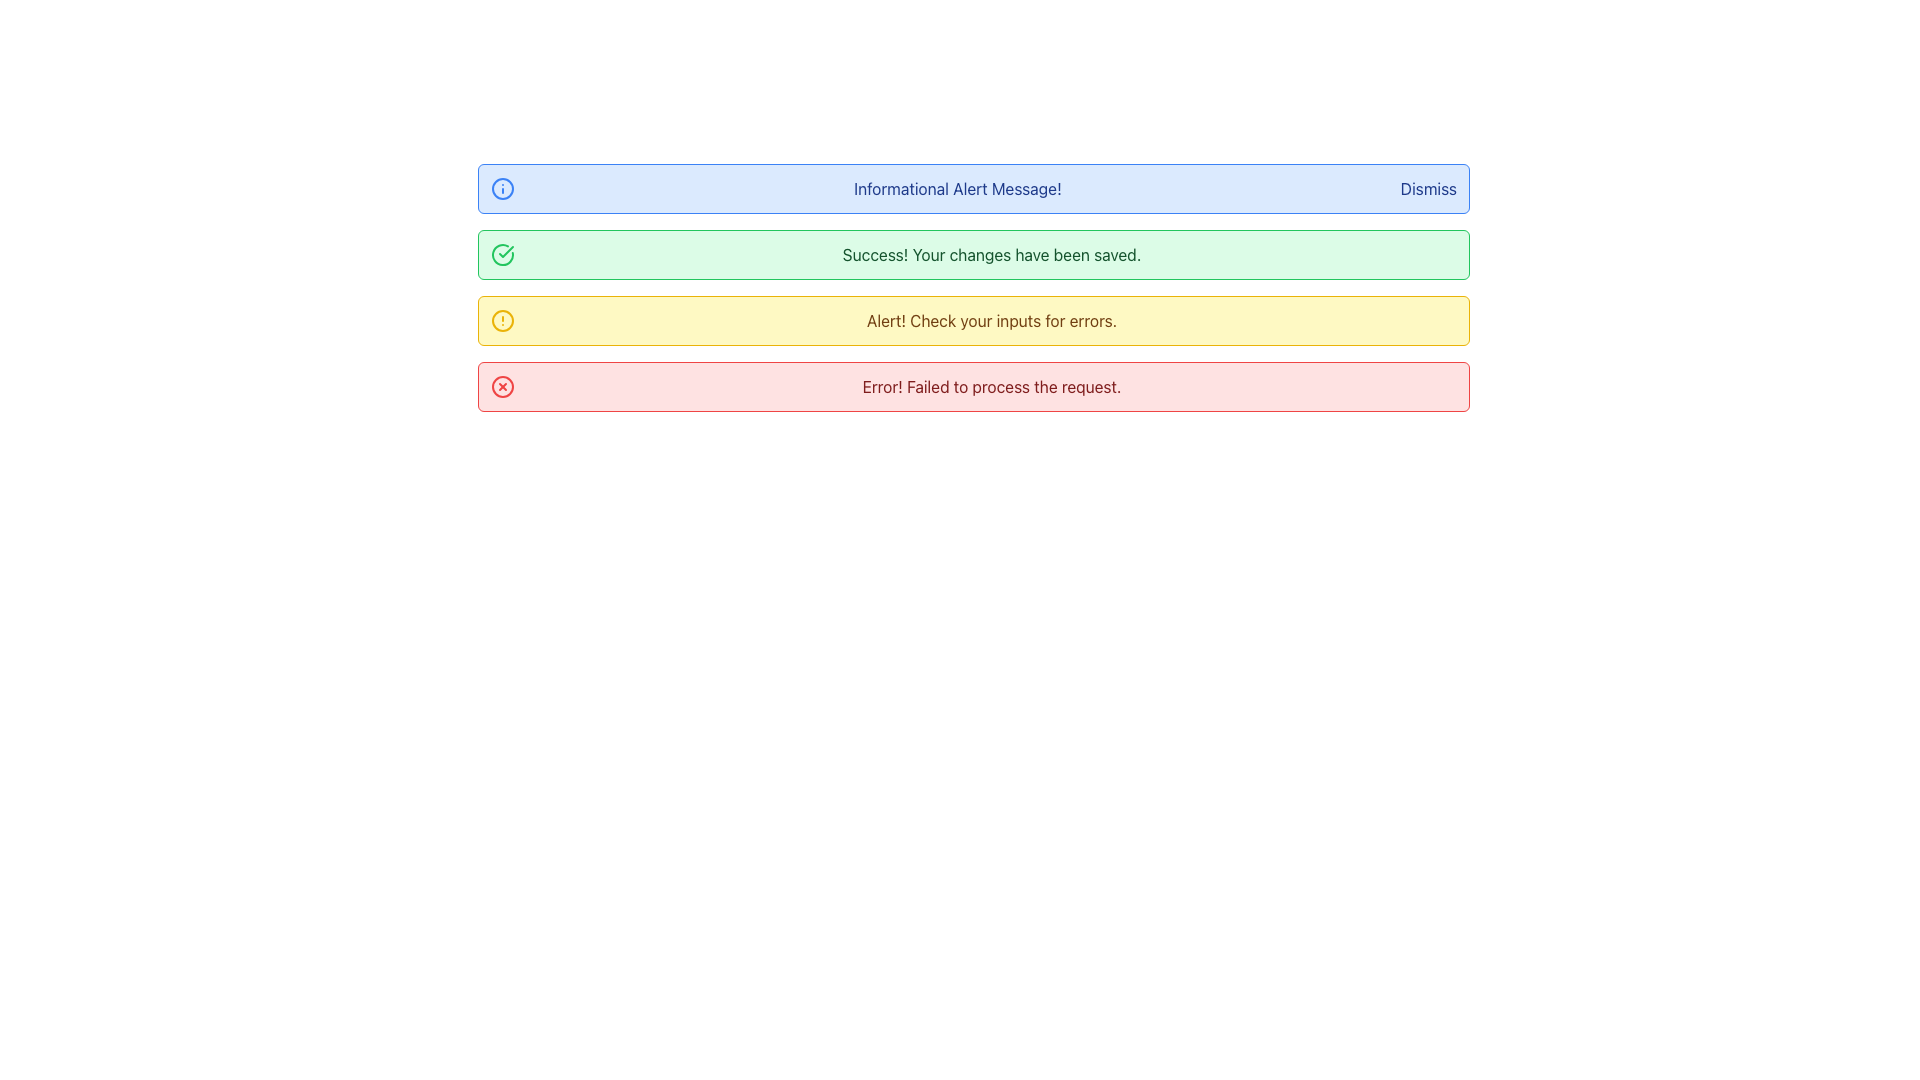 The width and height of the screenshot is (1920, 1080). What do you see at coordinates (503, 319) in the screenshot?
I see `the yellow circular icon with an exclamation mark, which is part of the notification component indicating 'Alert! Check your inputs for errors.'` at bounding box center [503, 319].